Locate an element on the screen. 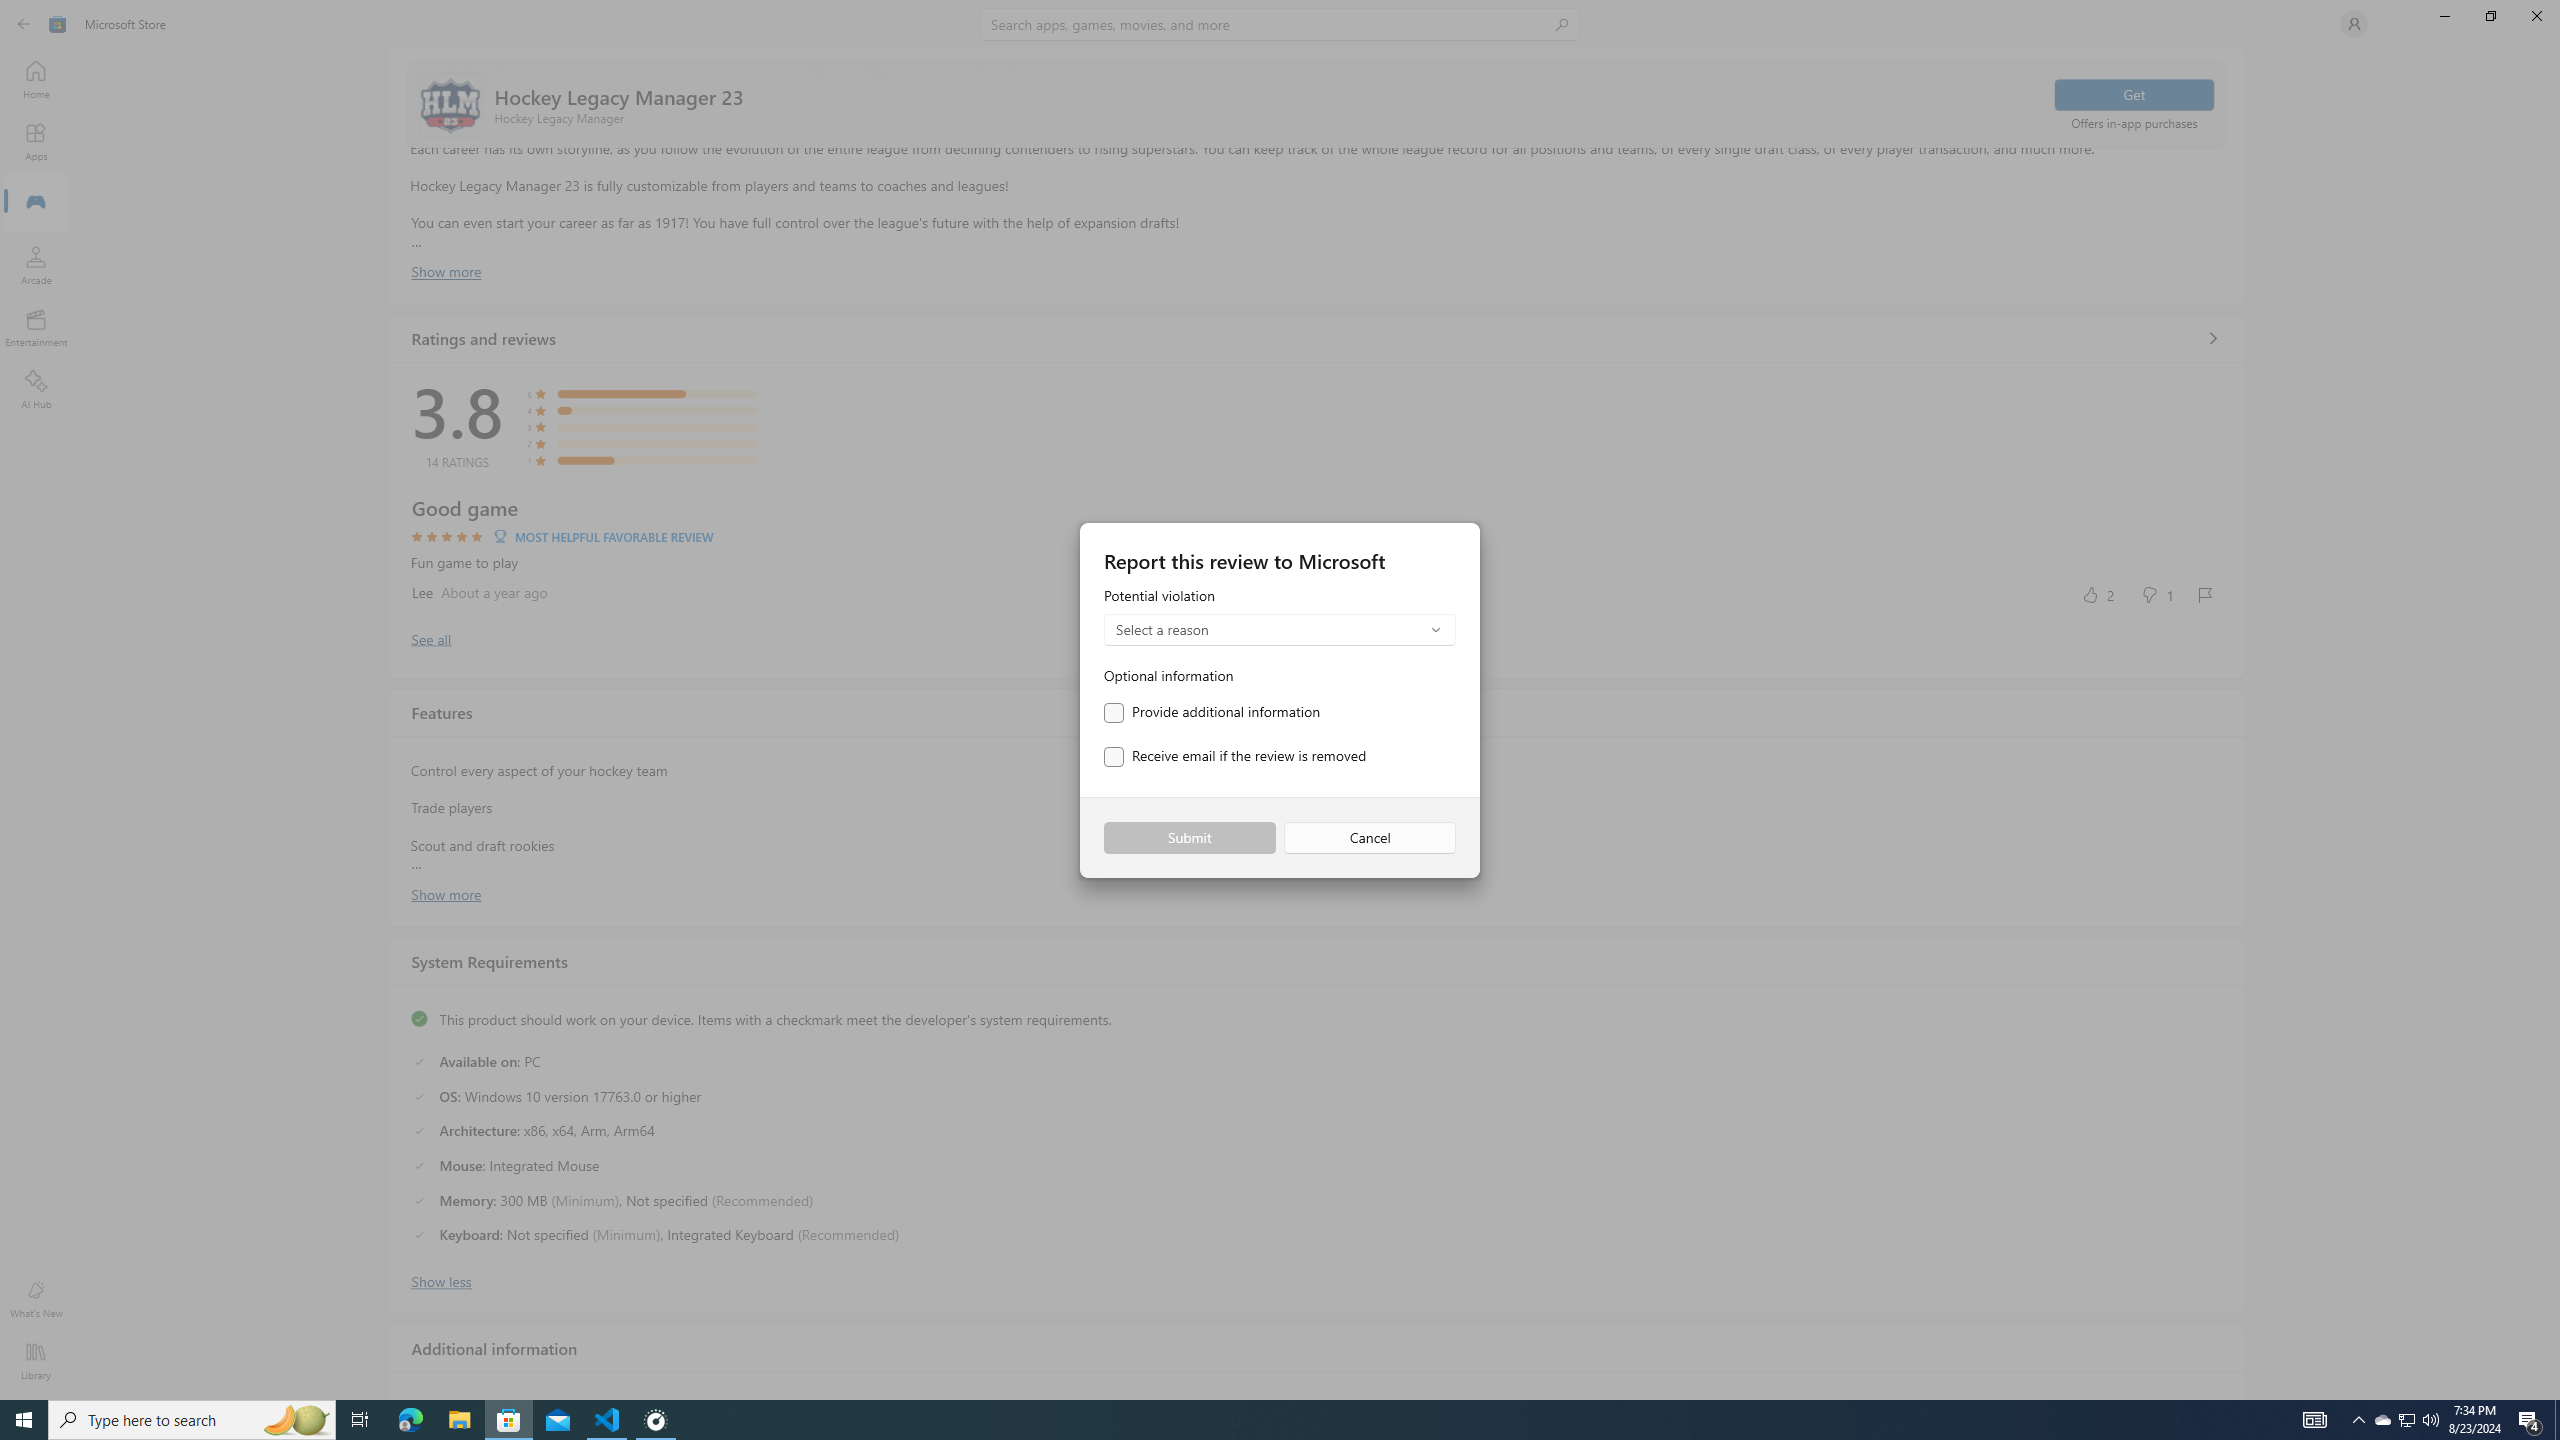 The height and width of the screenshot is (1440, 2560). 'What' is located at coordinates (34, 1298).